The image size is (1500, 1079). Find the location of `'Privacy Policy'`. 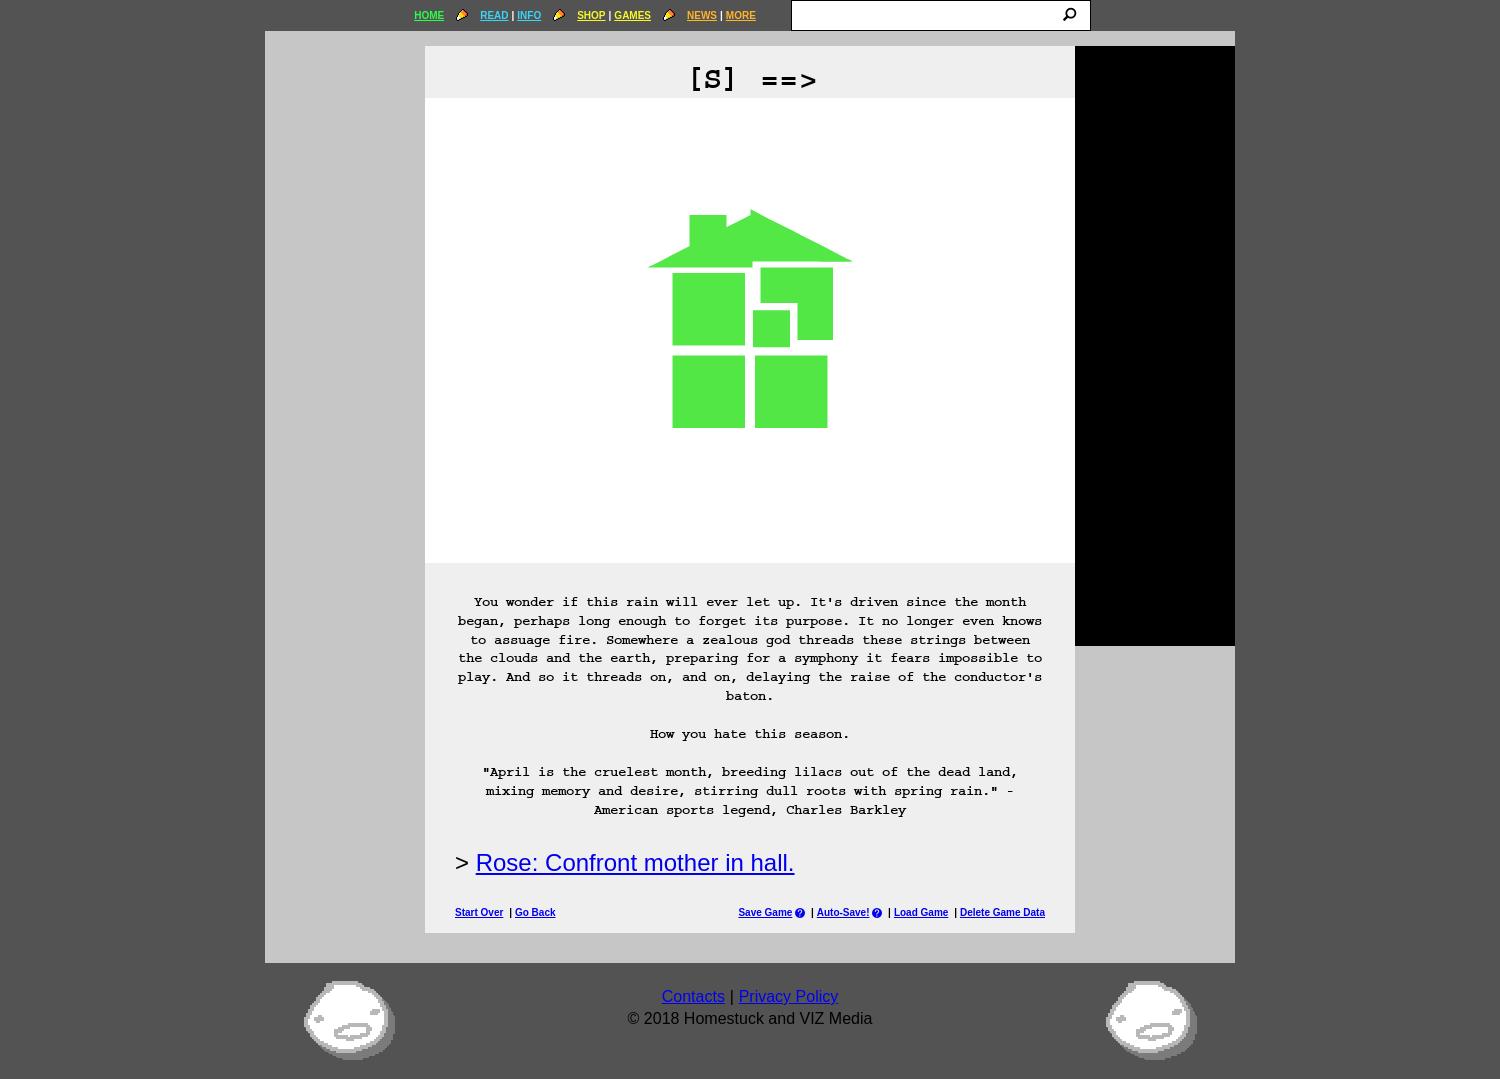

'Privacy Policy' is located at coordinates (787, 996).